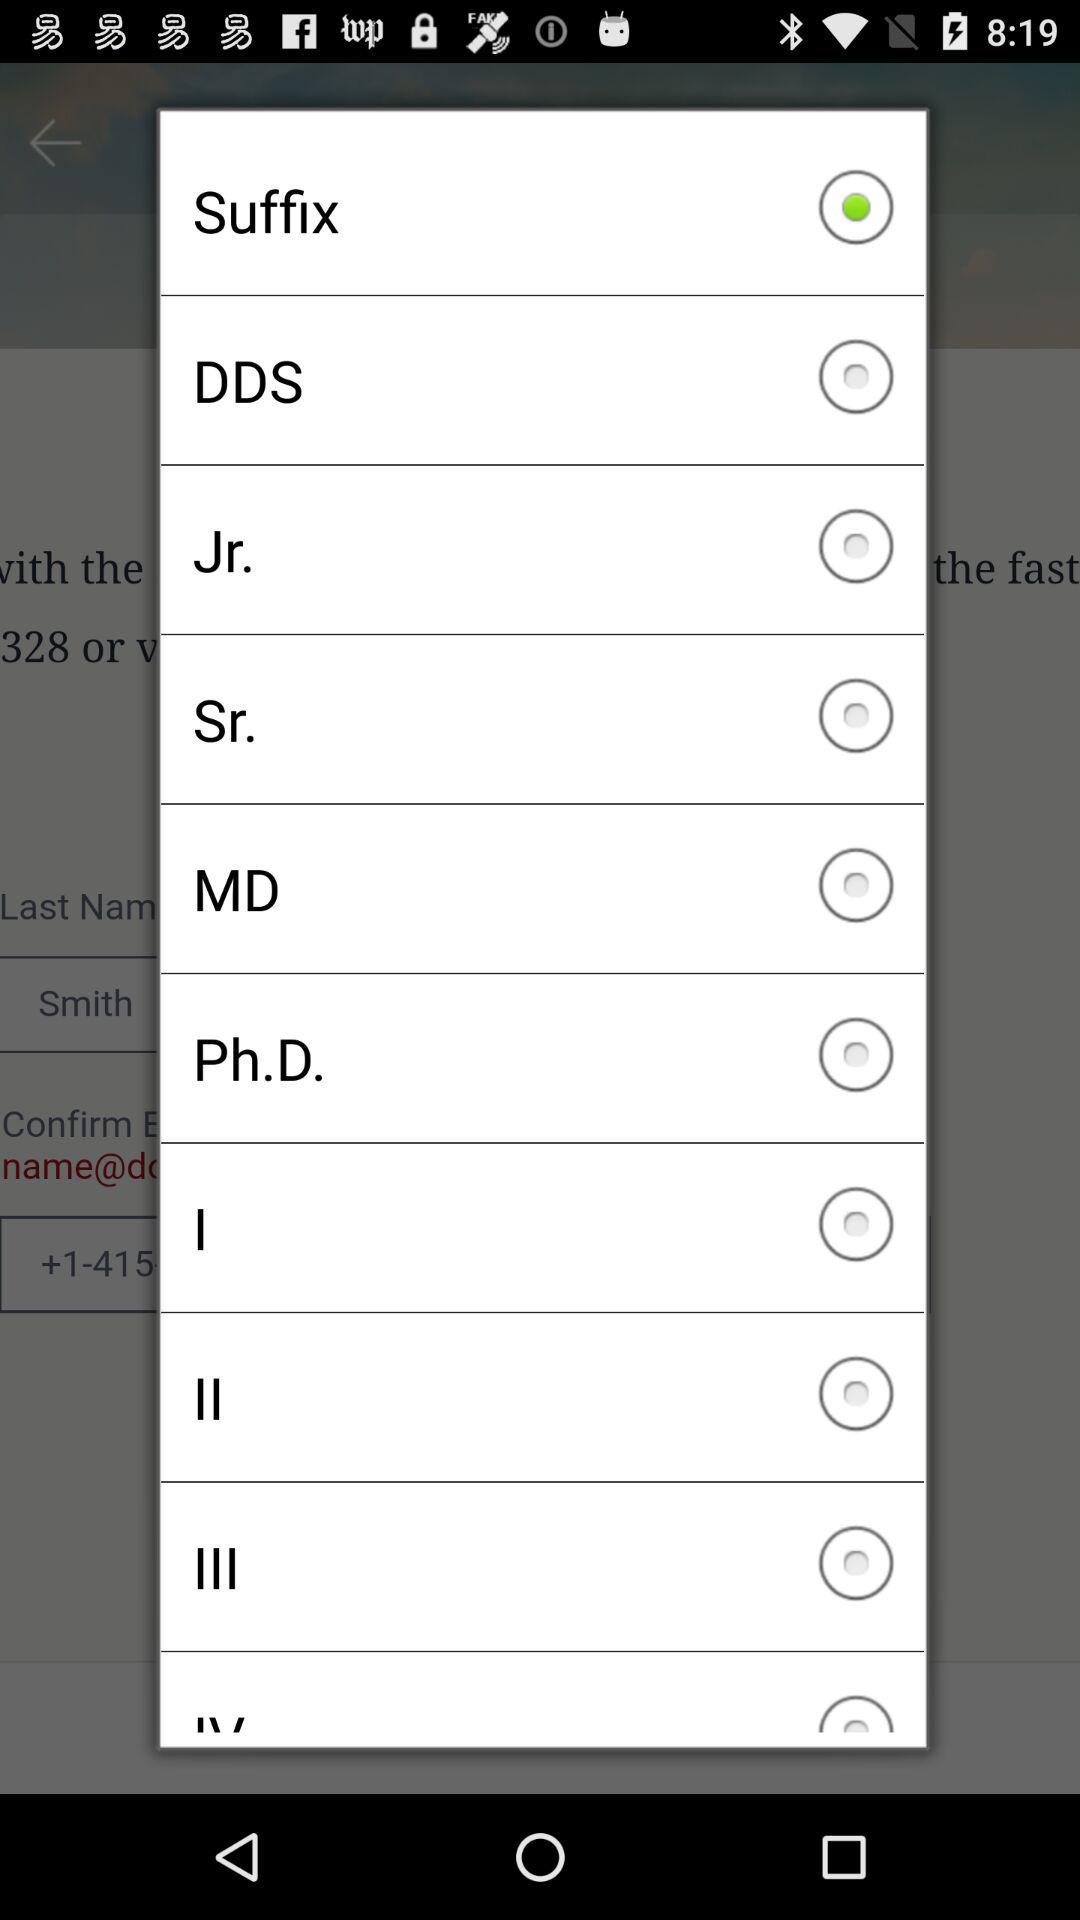 The width and height of the screenshot is (1080, 1920). Describe the element at coordinates (542, 1691) in the screenshot. I see `the iv checkbox` at that location.